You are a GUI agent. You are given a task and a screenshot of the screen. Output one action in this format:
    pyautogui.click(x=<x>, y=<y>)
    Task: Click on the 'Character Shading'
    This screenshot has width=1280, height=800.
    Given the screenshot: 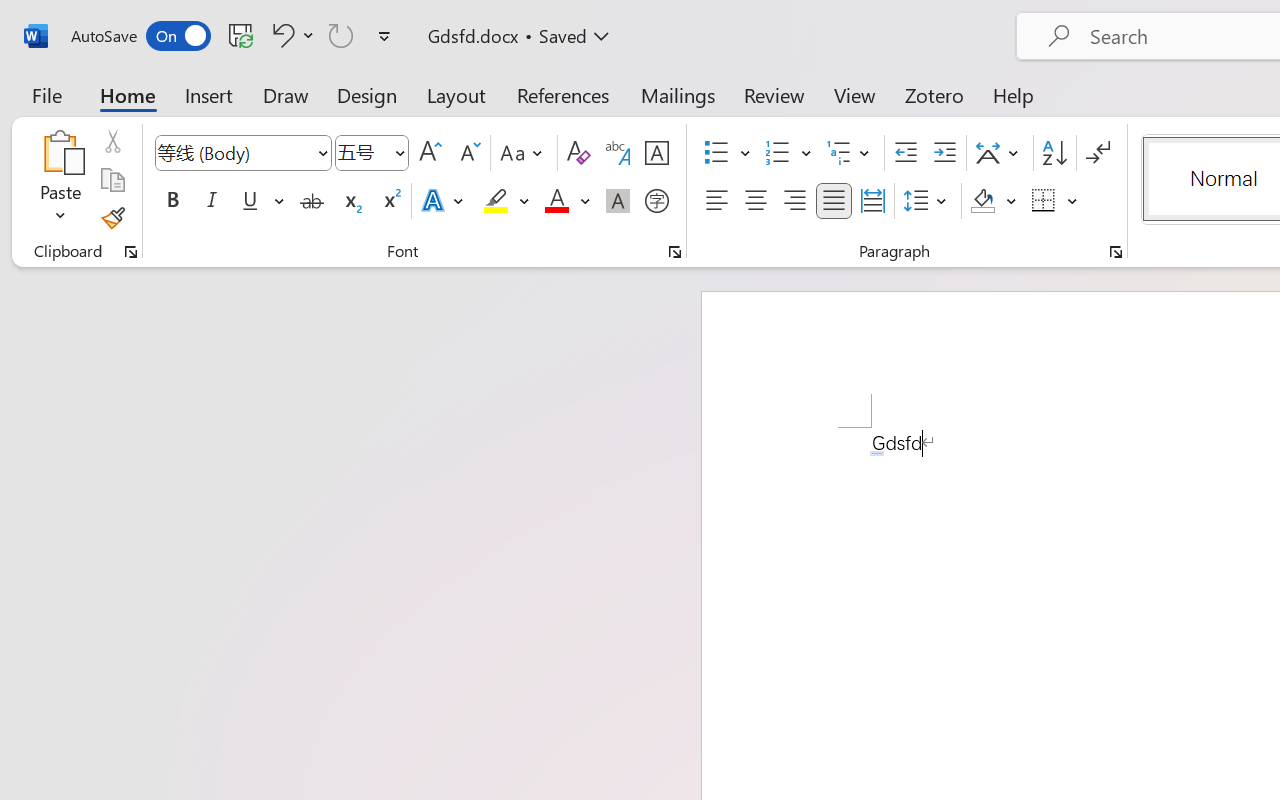 What is the action you would take?
    pyautogui.click(x=617, y=201)
    